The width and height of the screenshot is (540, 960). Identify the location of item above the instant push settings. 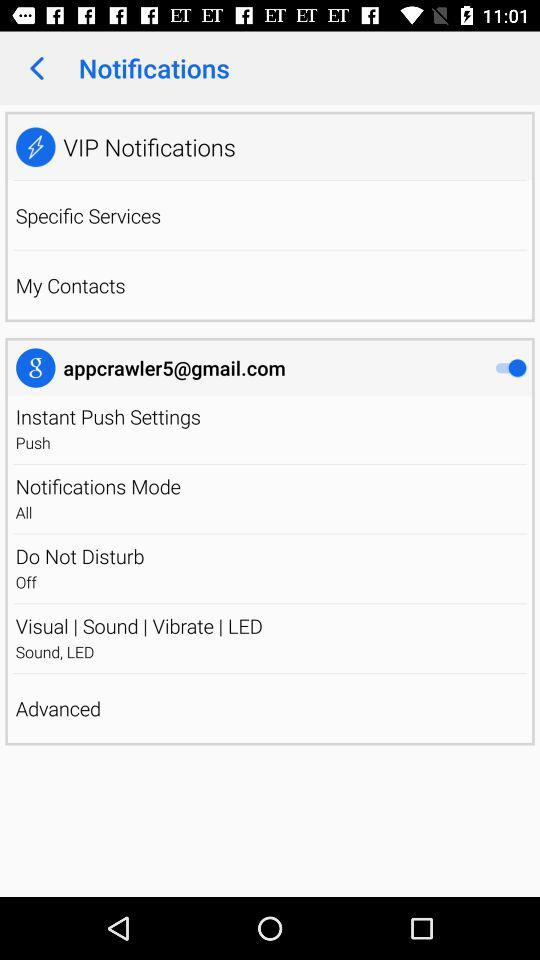
(174, 367).